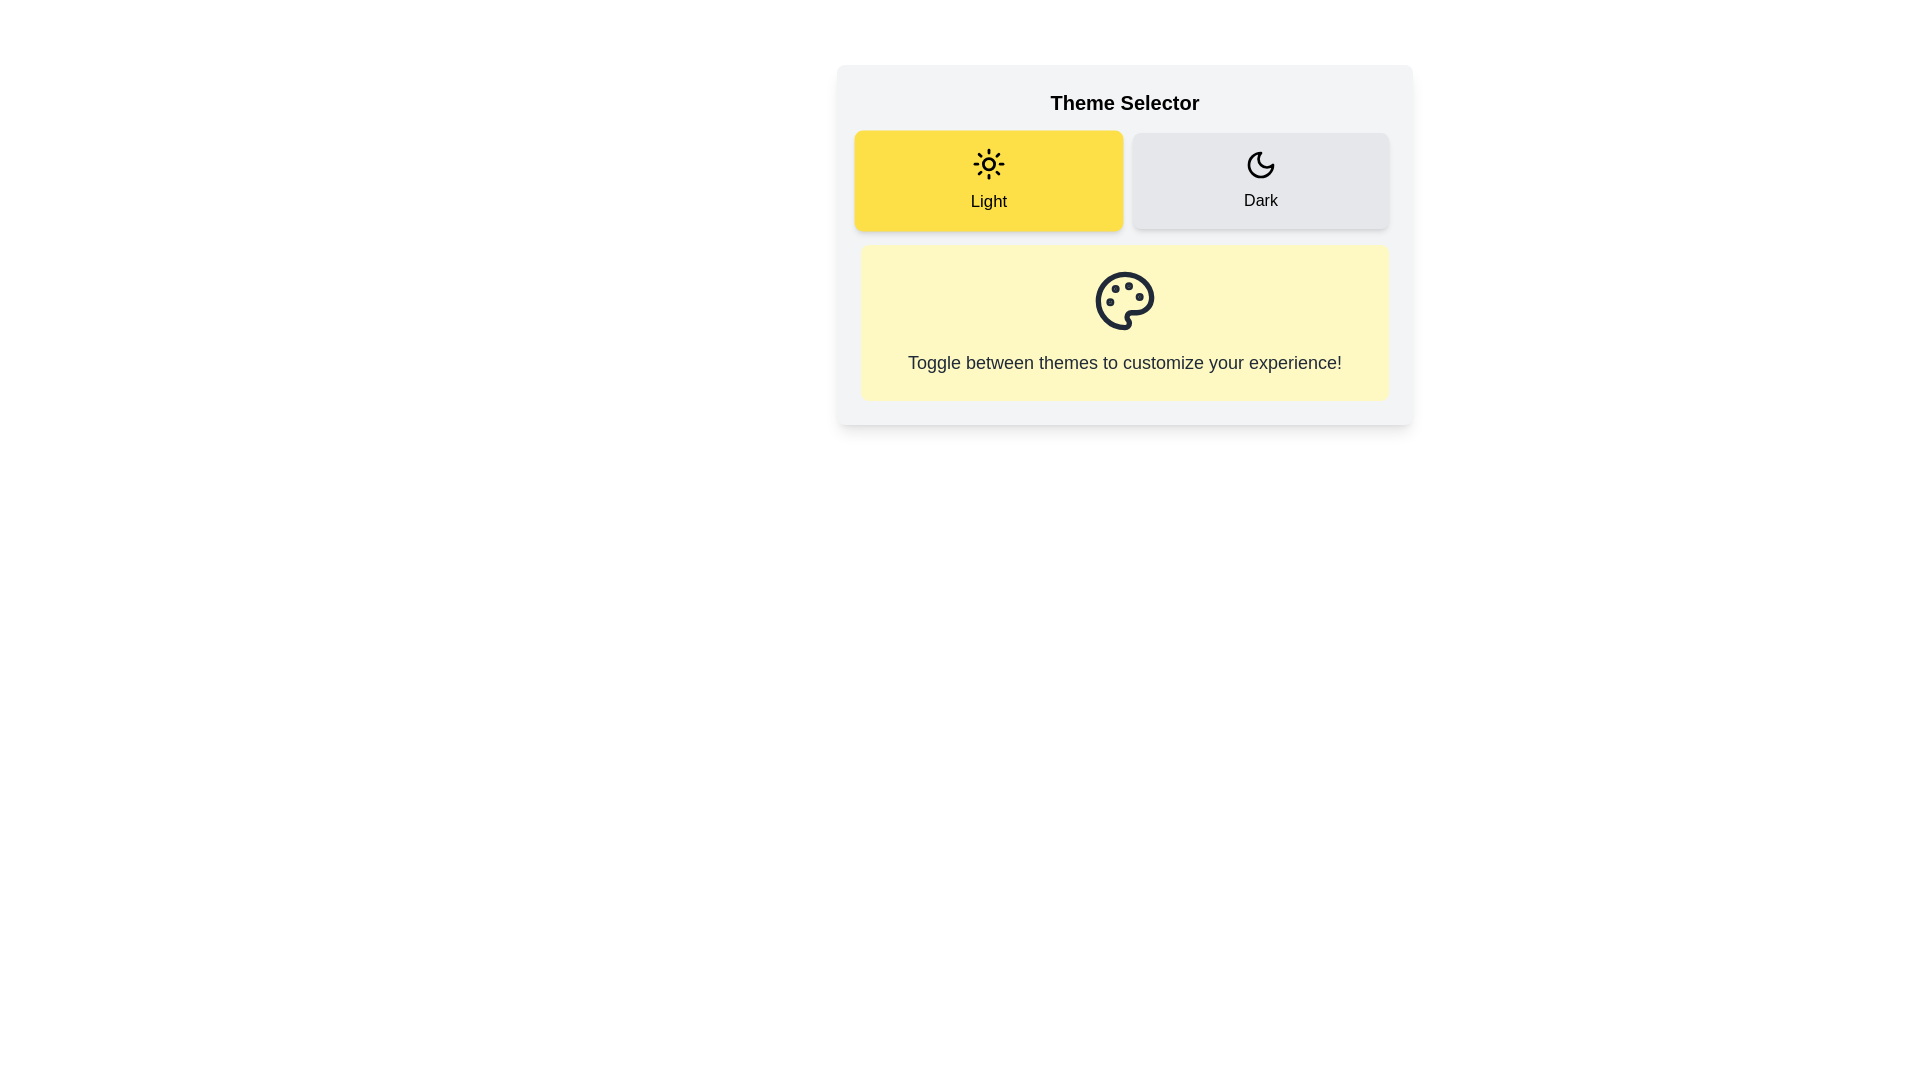 Image resolution: width=1920 pixels, height=1080 pixels. What do you see at coordinates (1124, 300) in the screenshot?
I see `the Vector Graphic Icon in the theme customization section, which is visually representative of personalization and artistic choices, located below the 'Light' and 'Dark' buttons and above the theme toggle text` at bounding box center [1124, 300].